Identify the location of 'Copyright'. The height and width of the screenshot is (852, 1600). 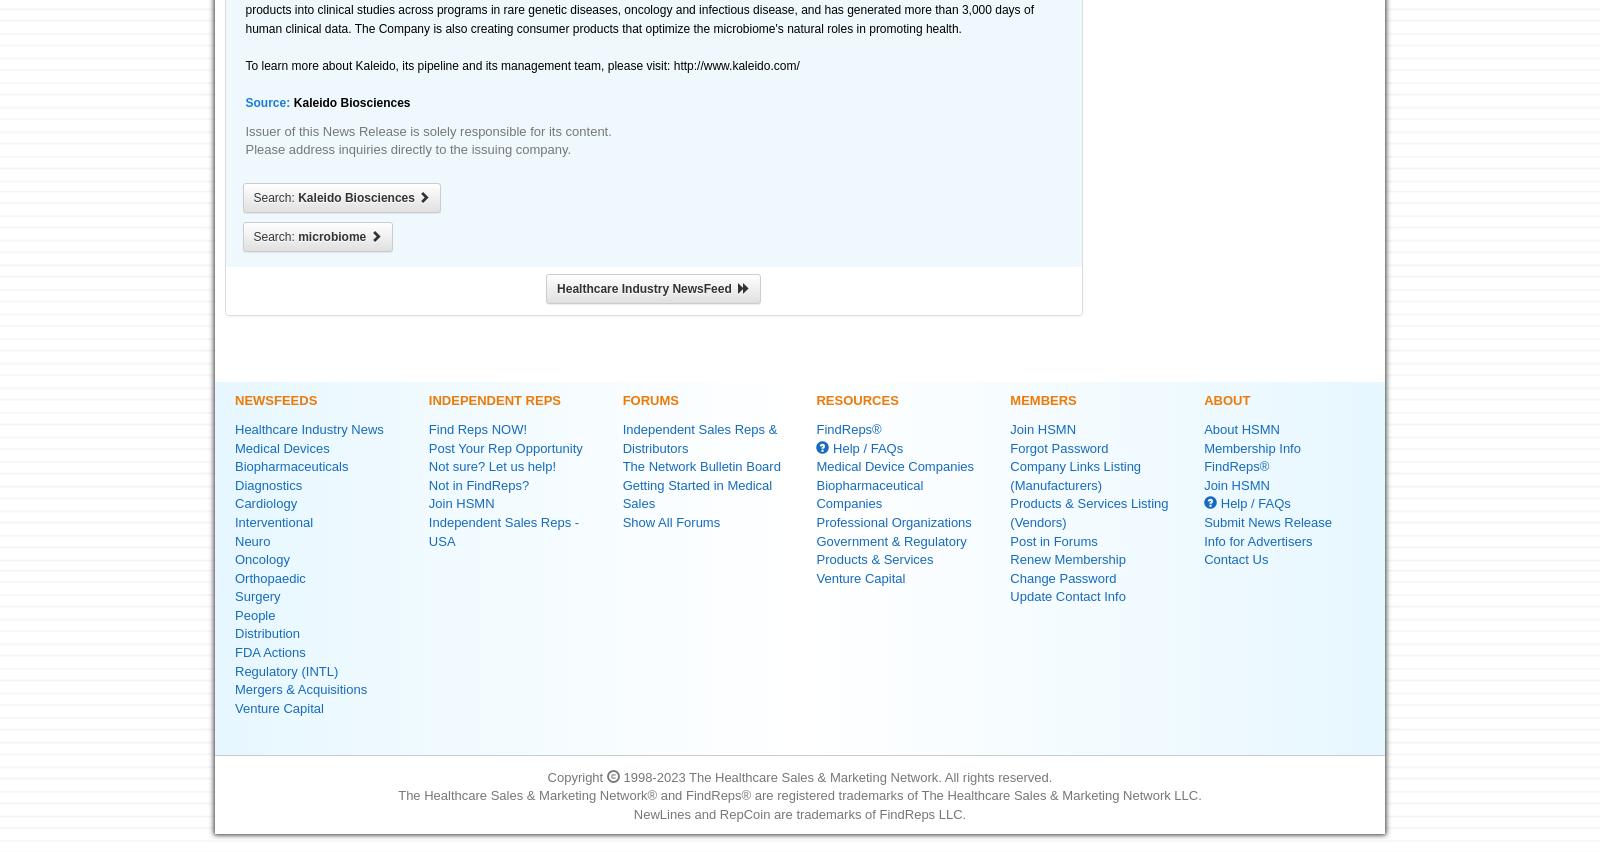
(575, 776).